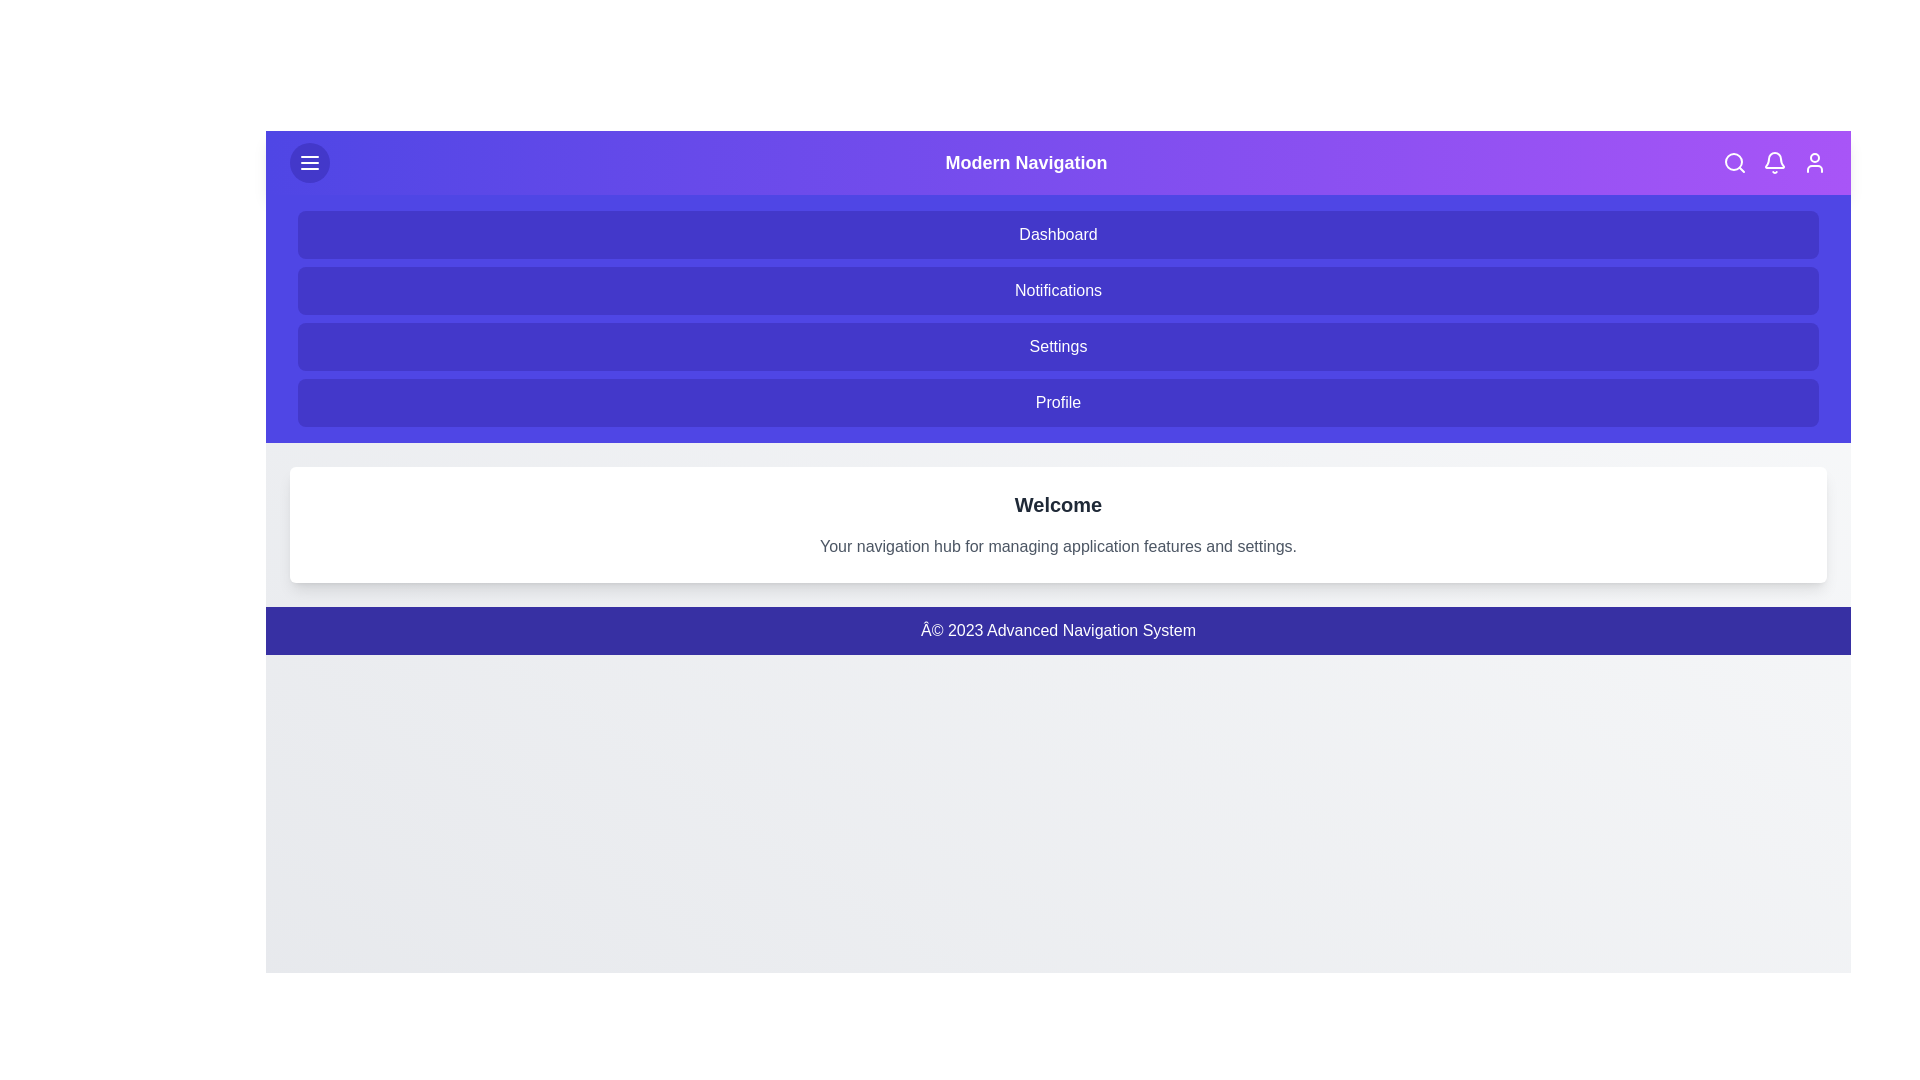 Image resolution: width=1920 pixels, height=1080 pixels. Describe the element at coordinates (1733, 161) in the screenshot. I see `the search icon in the navigation bar` at that location.